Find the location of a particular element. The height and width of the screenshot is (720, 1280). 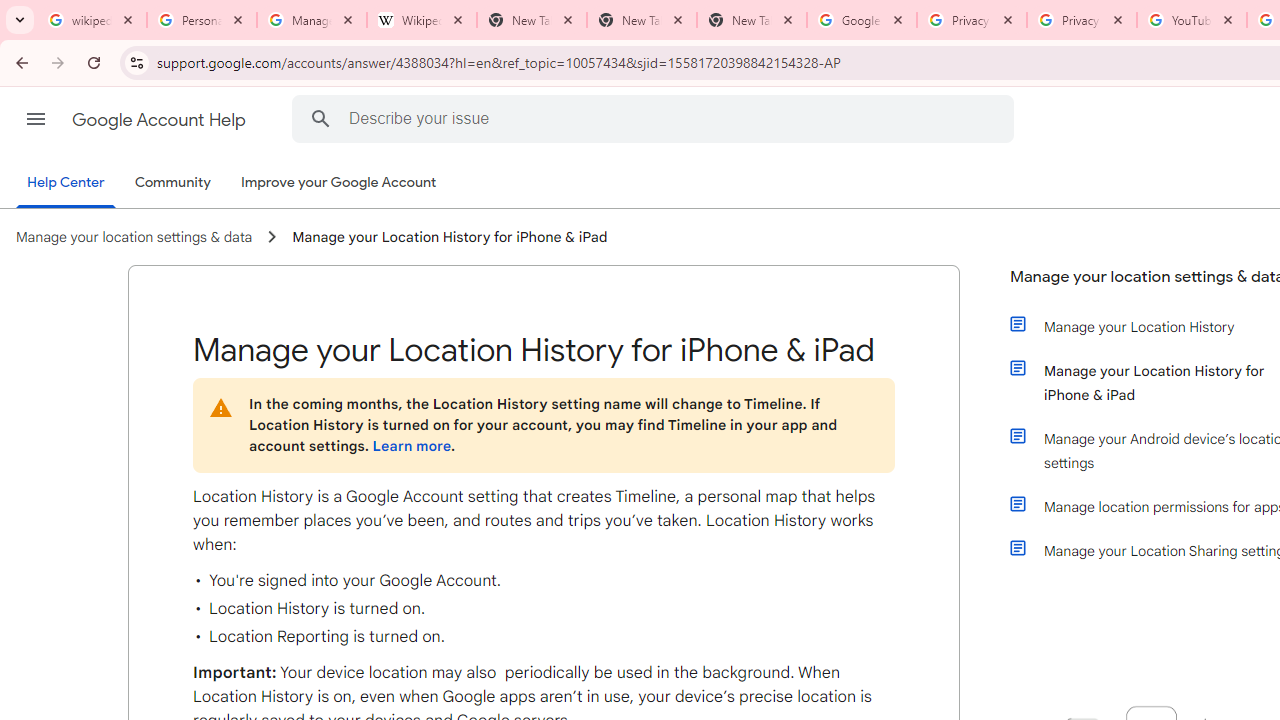

'Google Drive: Sign-in' is located at coordinates (861, 20).